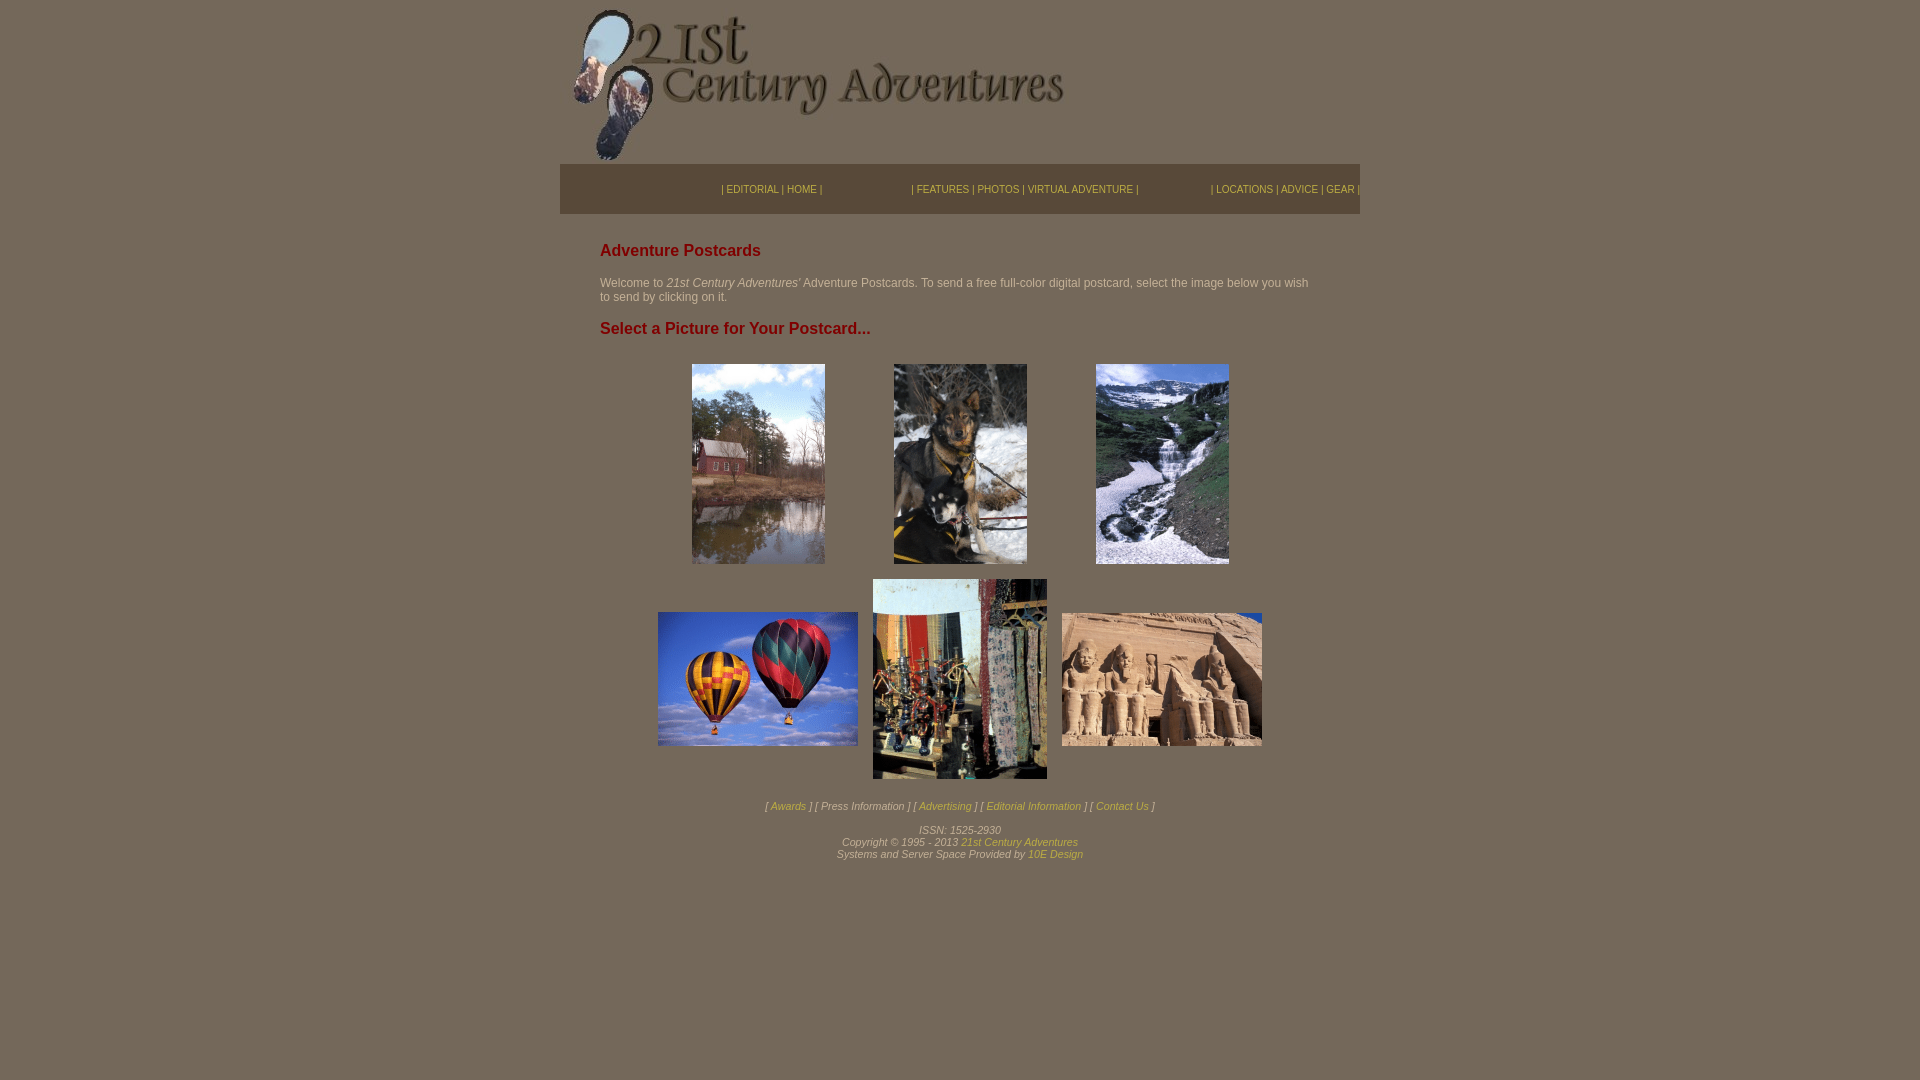  What do you see at coordinates (1027, 853) in the screenshot?
I see `'10E Design'` at bounding box center [1027, 853].